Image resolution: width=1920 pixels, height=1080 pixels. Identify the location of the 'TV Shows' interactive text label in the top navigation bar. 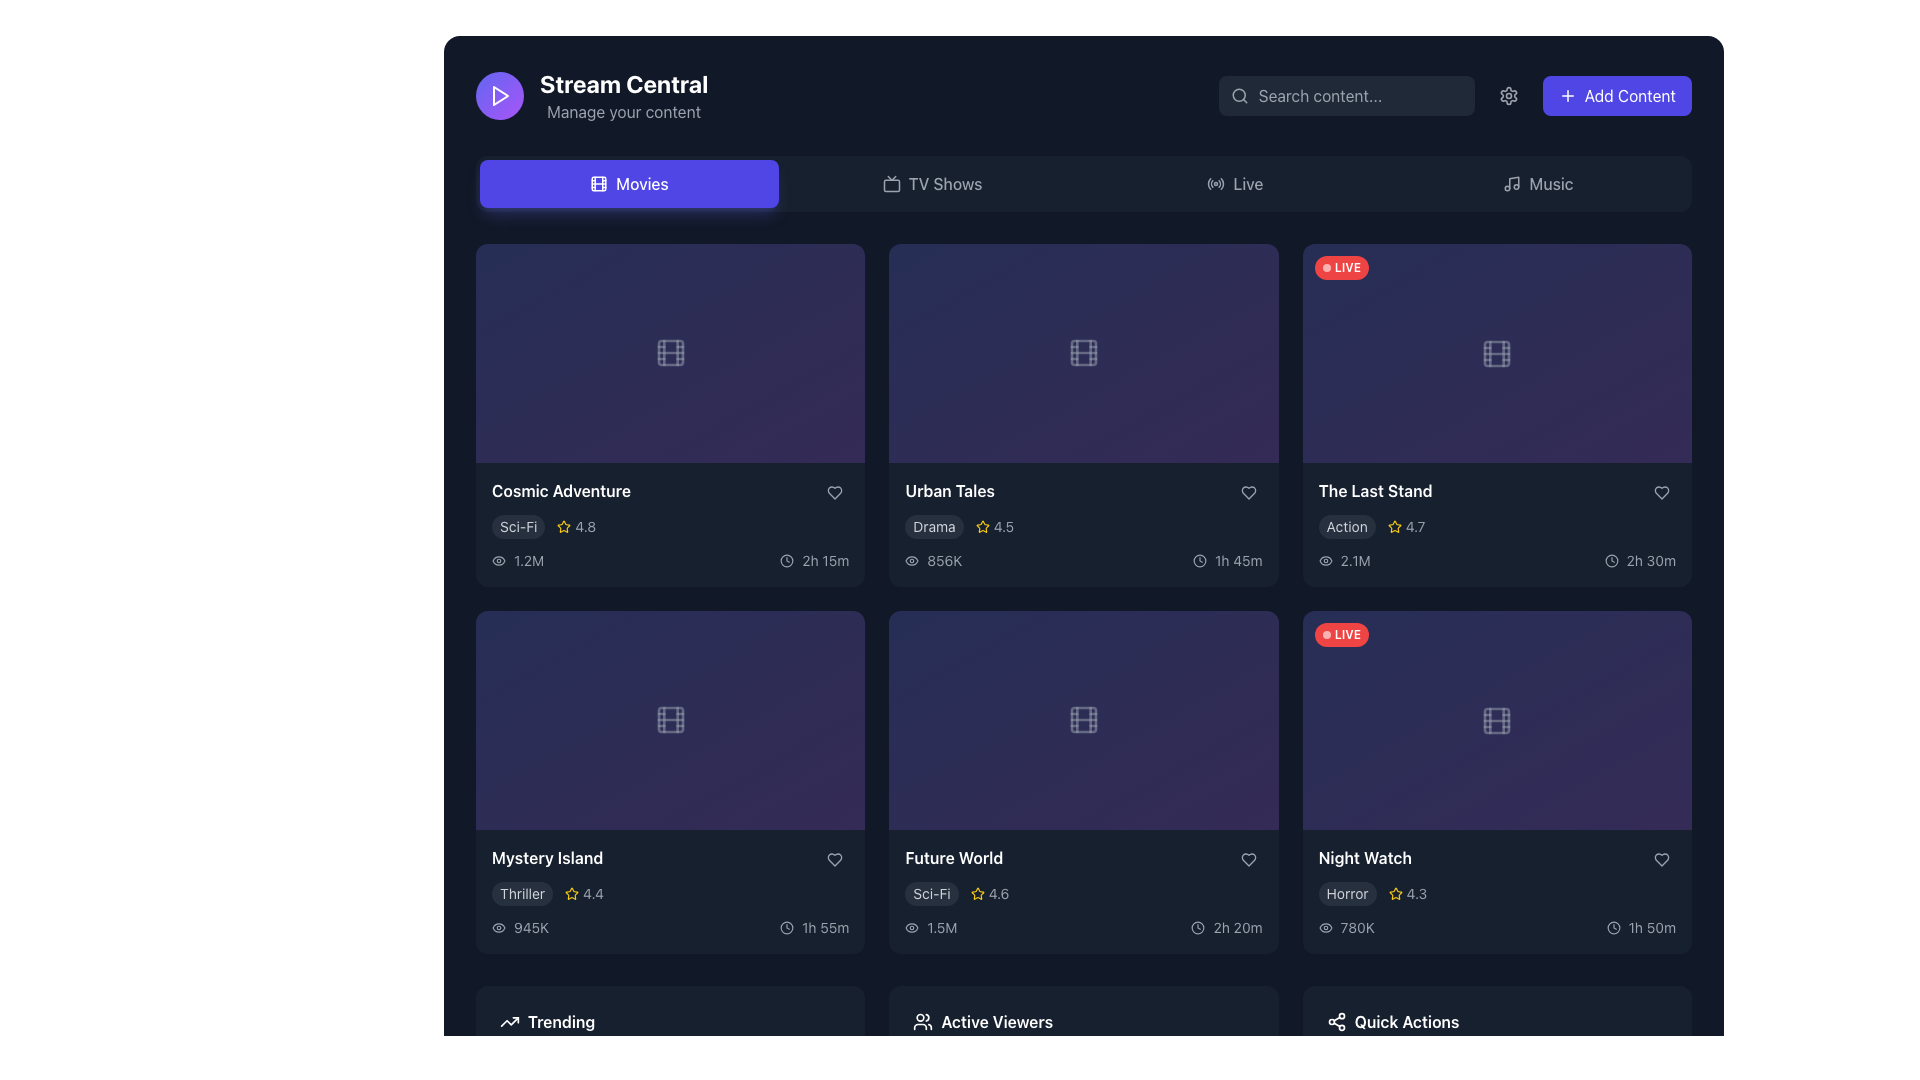
(944, 184).